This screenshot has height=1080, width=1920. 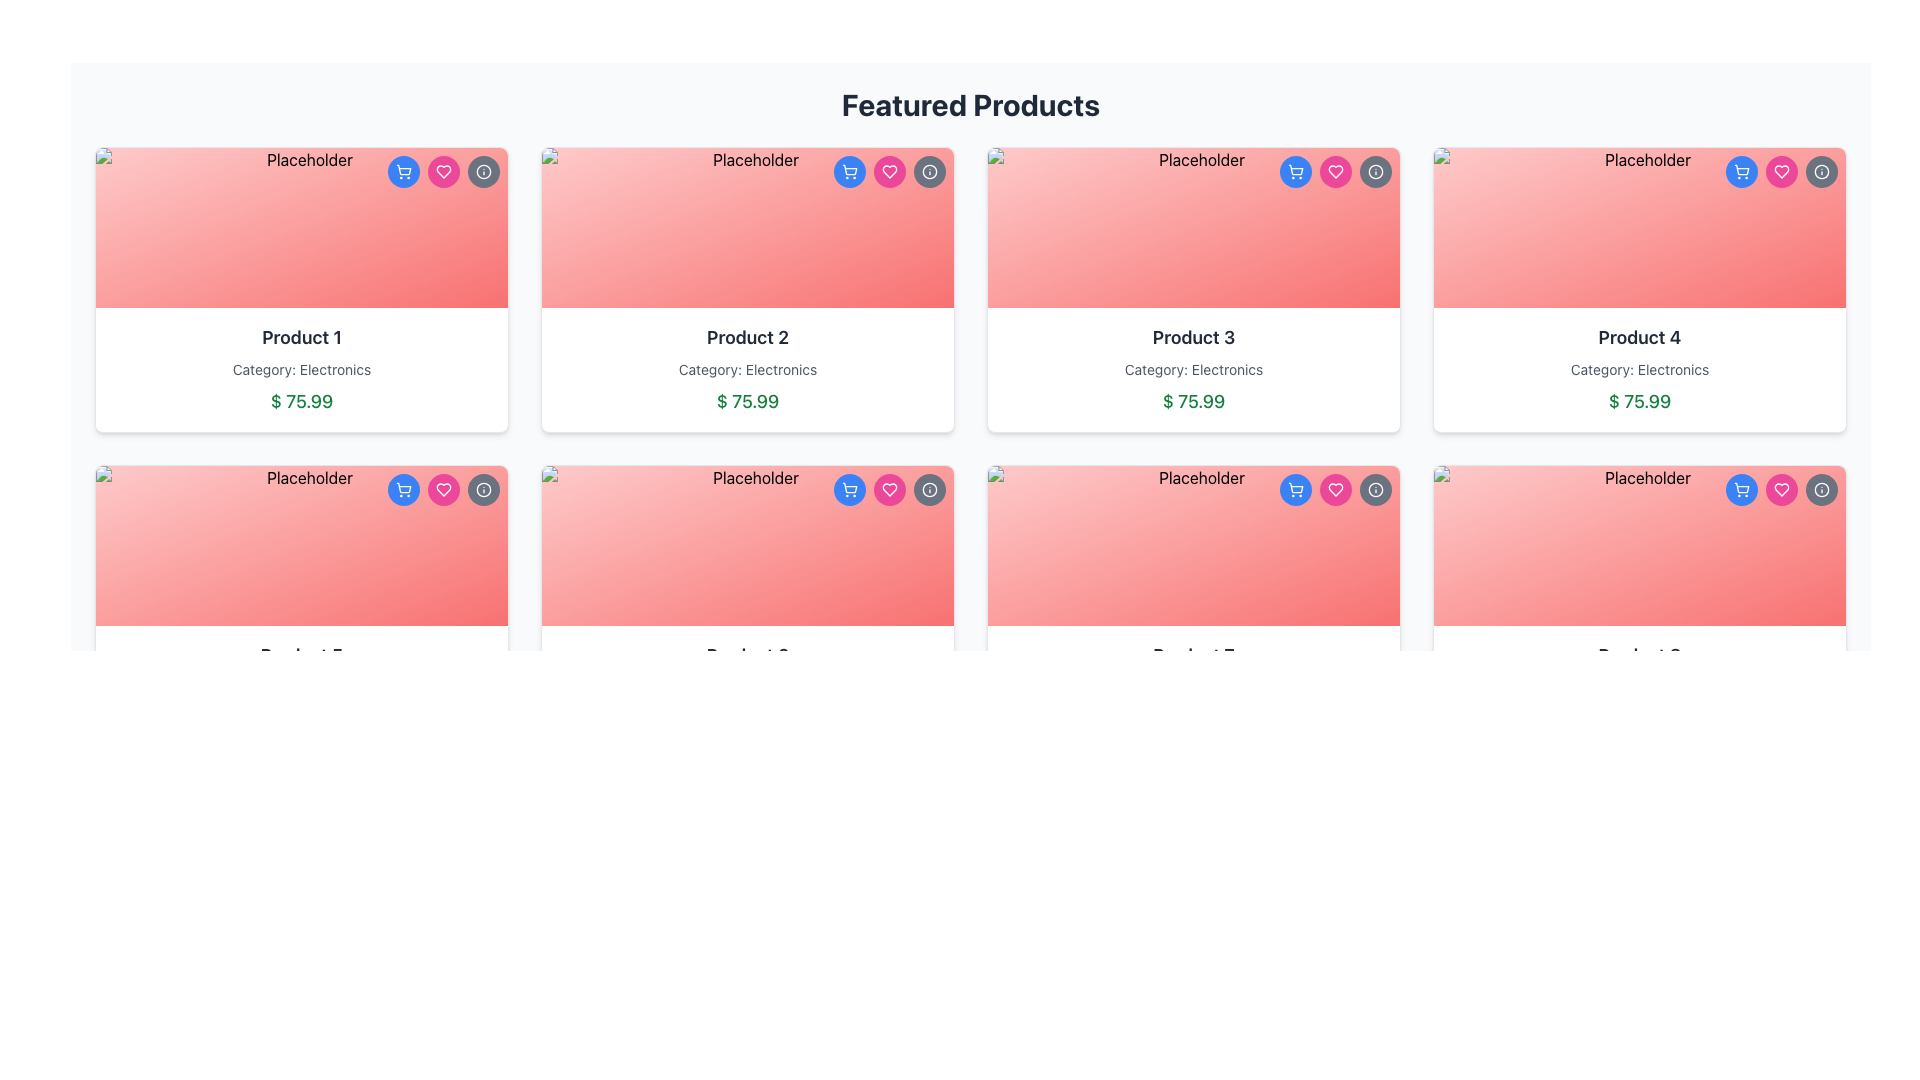 What do you see at coordinates (1296, 489) in the screenshot?
I see `the leftmost circular button in the top-right corner of the 'Product 3' card` at bounding box center [1296, 489].